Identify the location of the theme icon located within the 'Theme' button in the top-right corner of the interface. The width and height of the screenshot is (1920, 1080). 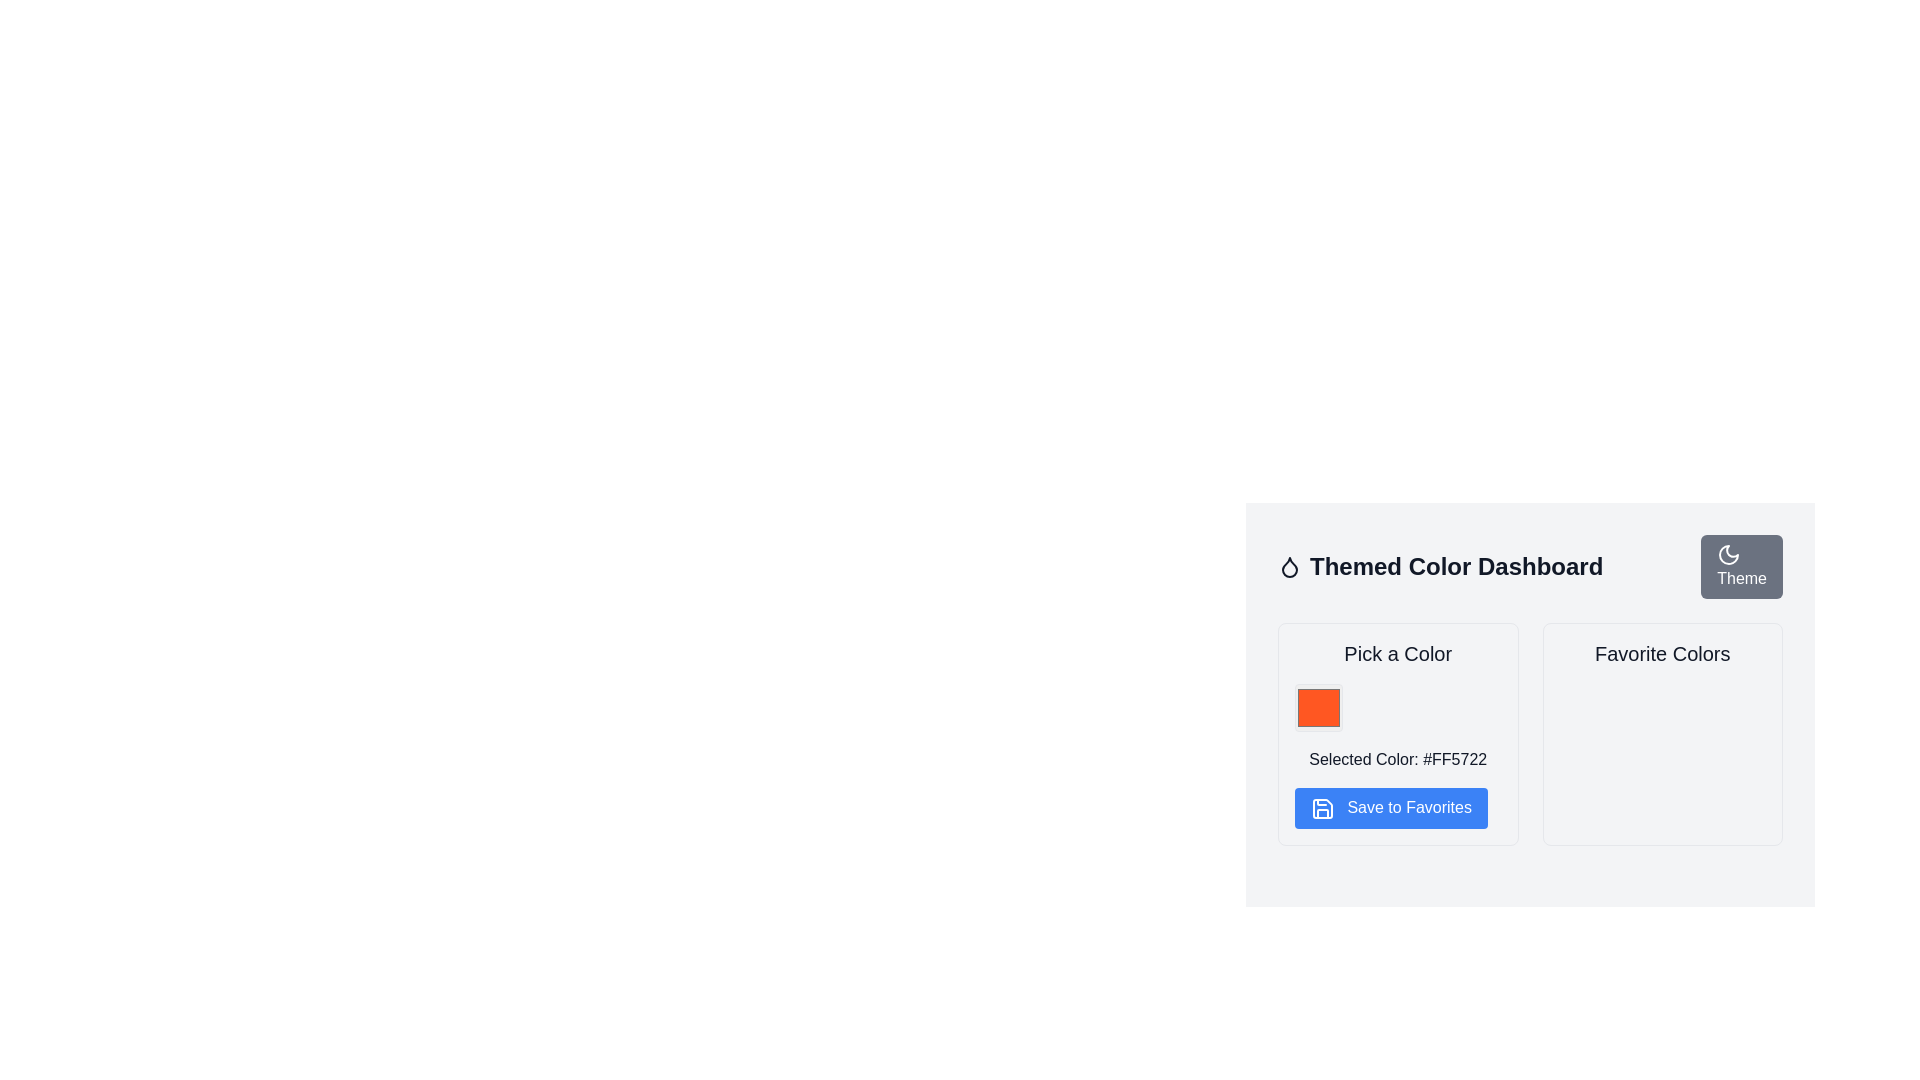
(1728, 555).